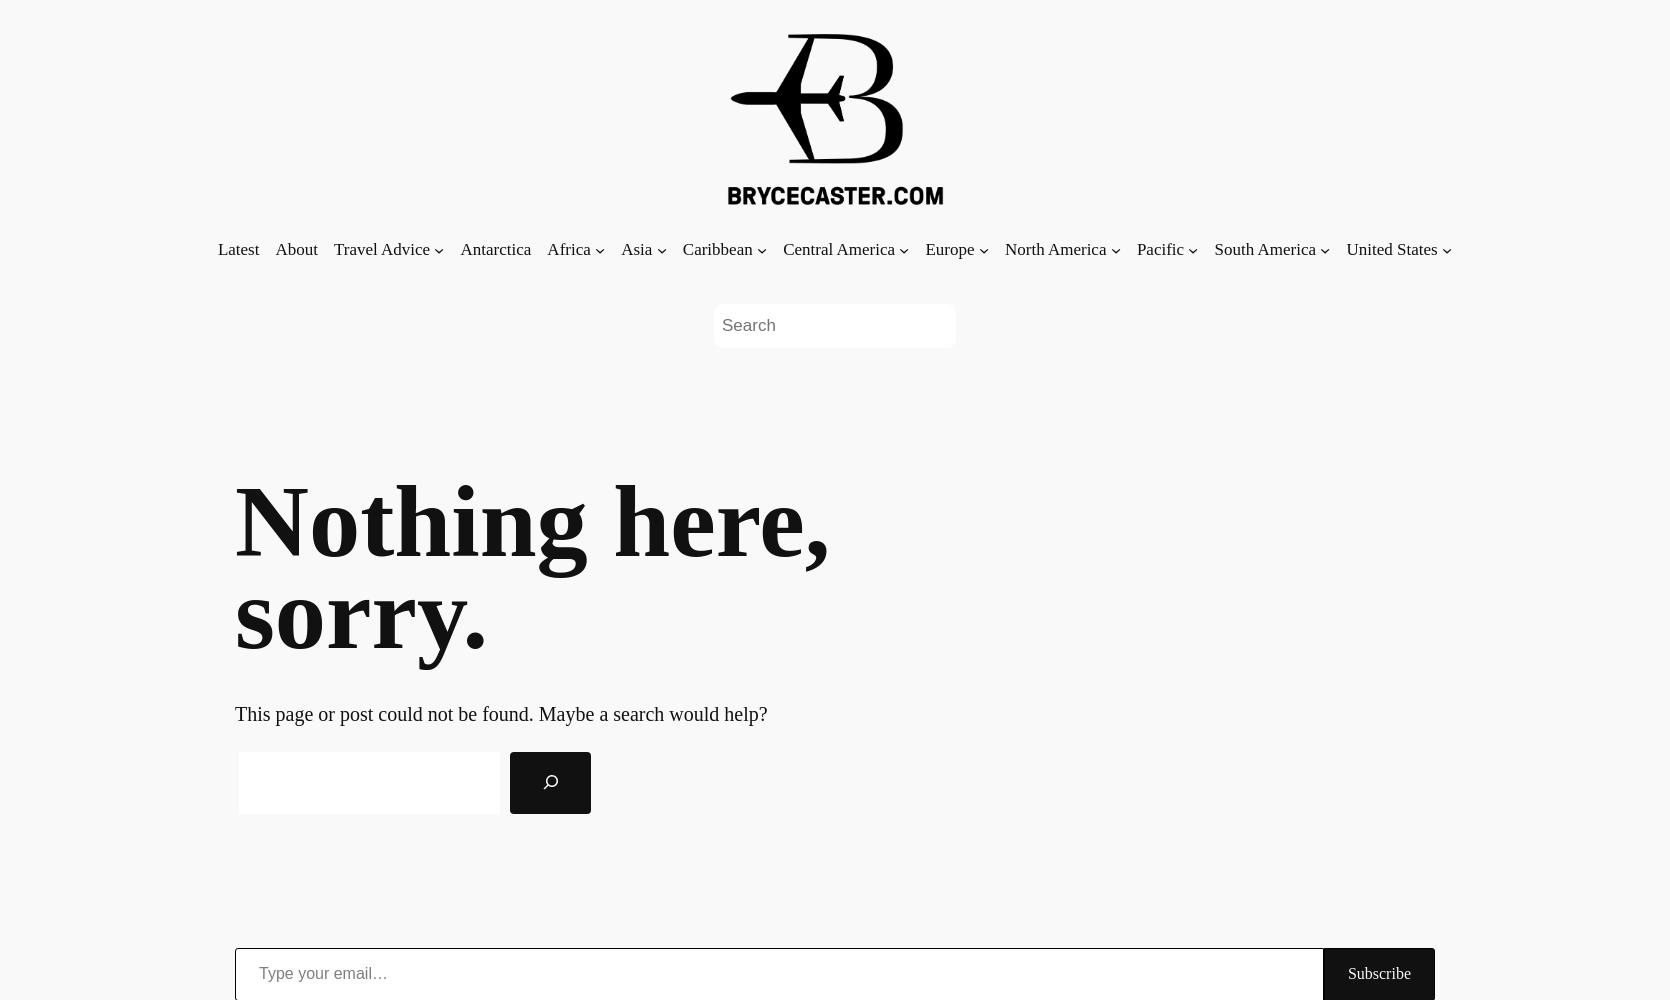 The width and height of the screenshot is (1670, 1000). What do you see at coordinates (635, 248) in the screenshot?
I see `'Asia'` at bounding box center [635, 248].